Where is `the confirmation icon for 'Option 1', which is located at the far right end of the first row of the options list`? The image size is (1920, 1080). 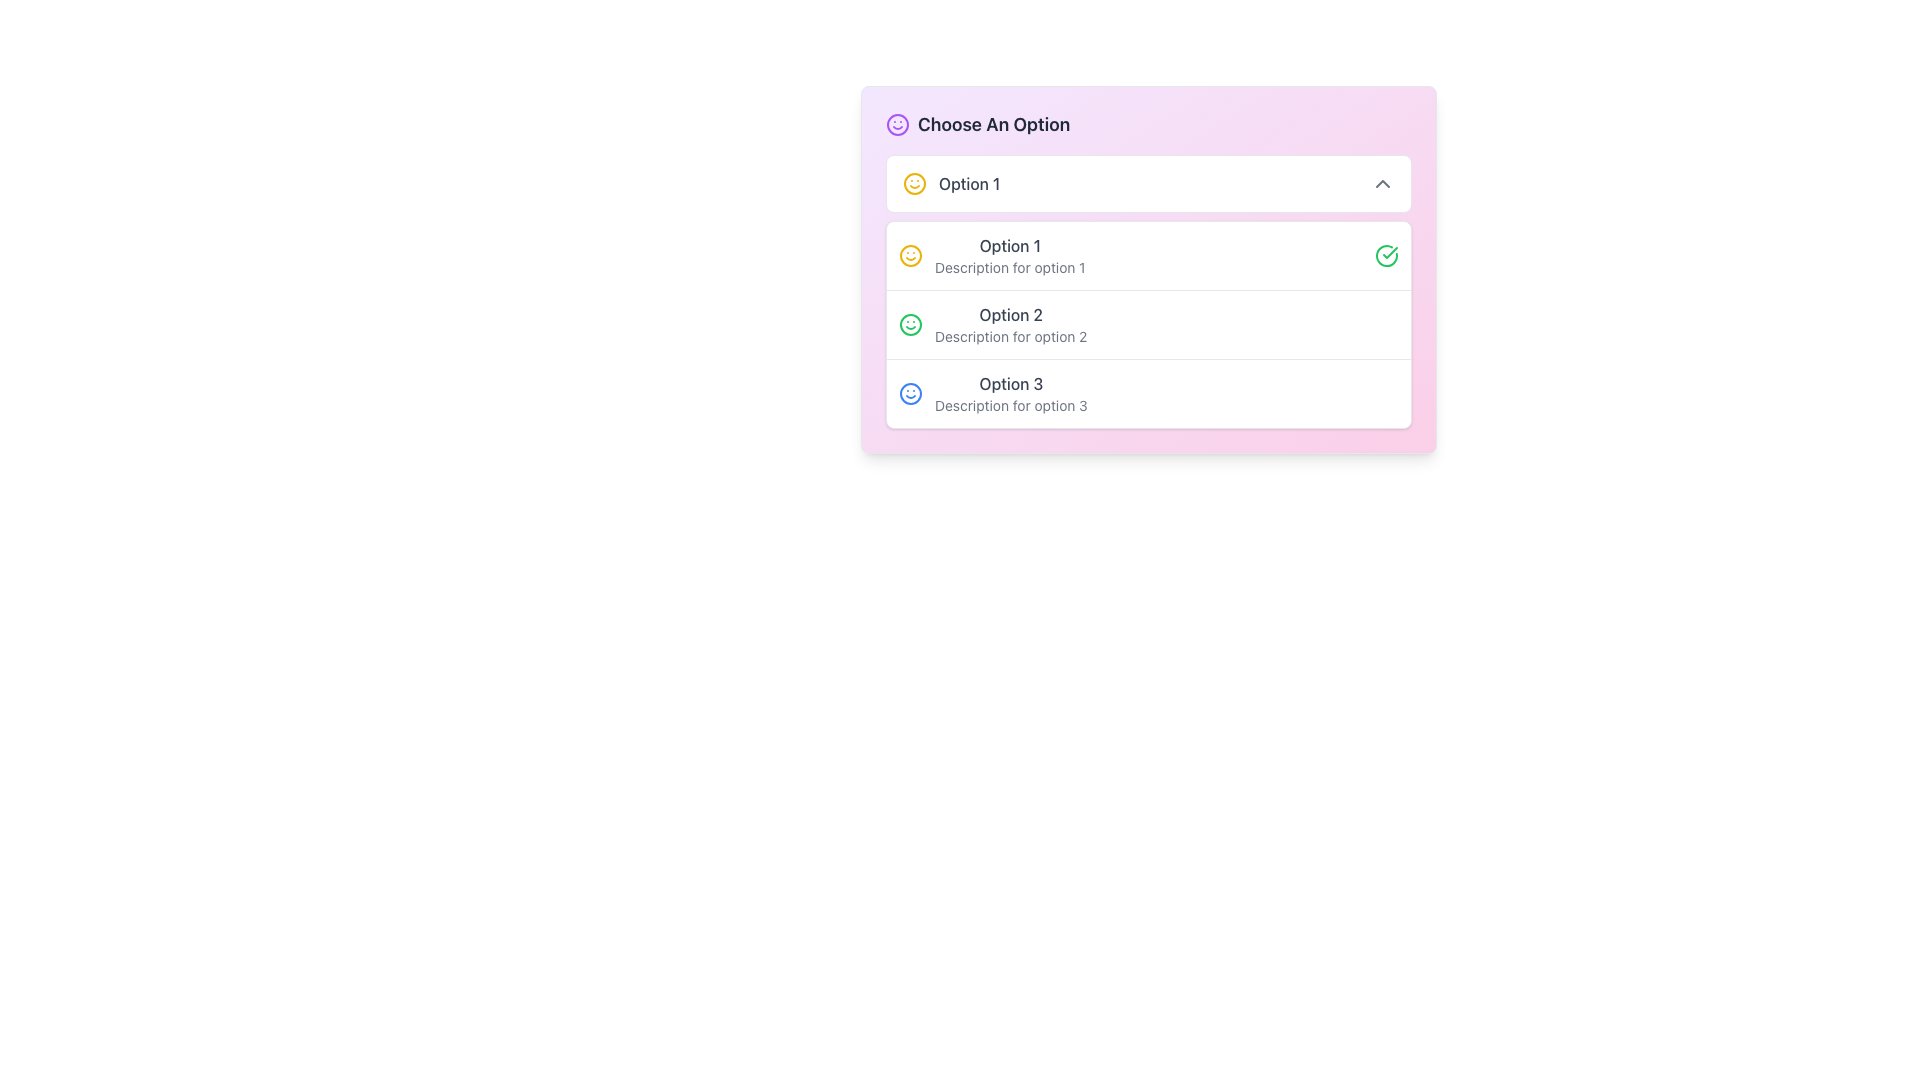 the confirmation icon for 'Option 1', which is located at the far right end of the first row of the options list is located at coordinates (1386, 254).